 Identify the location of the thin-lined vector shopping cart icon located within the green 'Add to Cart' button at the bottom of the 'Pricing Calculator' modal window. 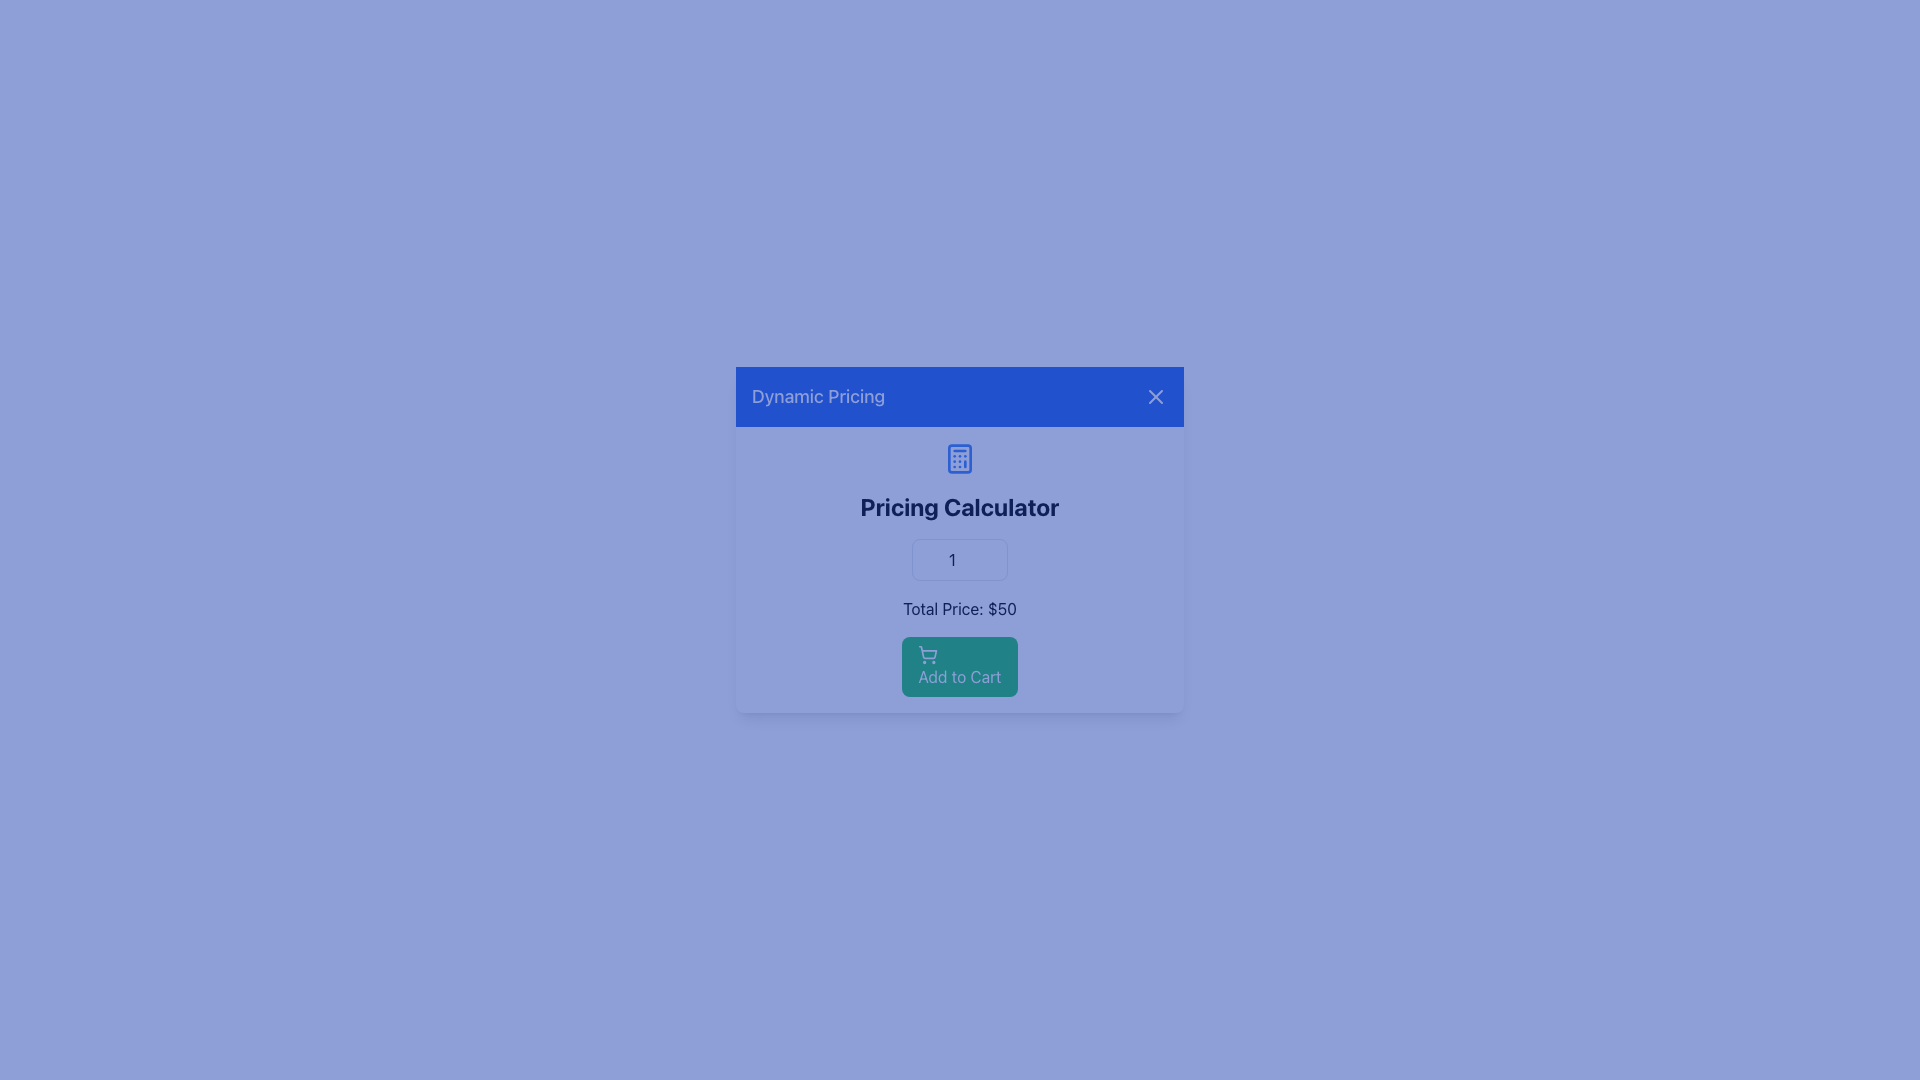
(927, 655).